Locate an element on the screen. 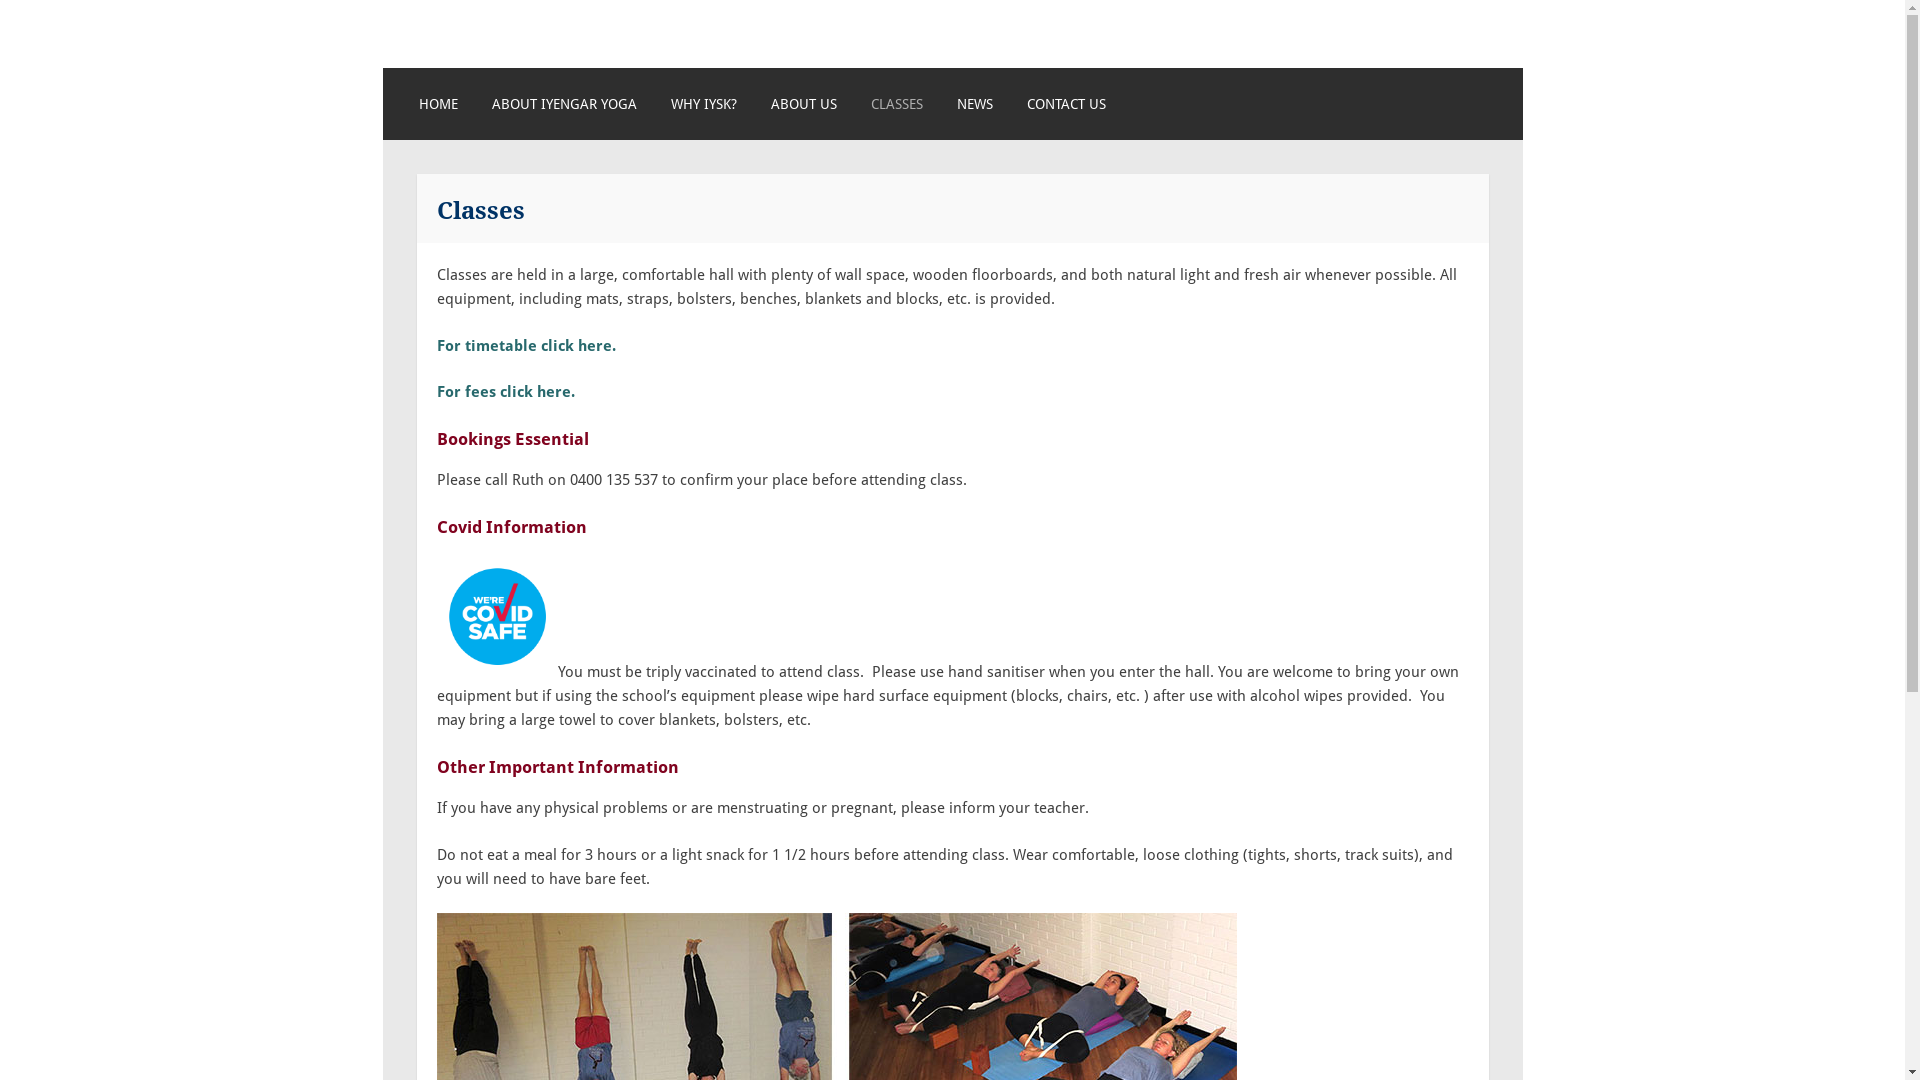 The height and width of the screenshot is (1080, 1920). 'HOME' is located at coordinates (437, 104).